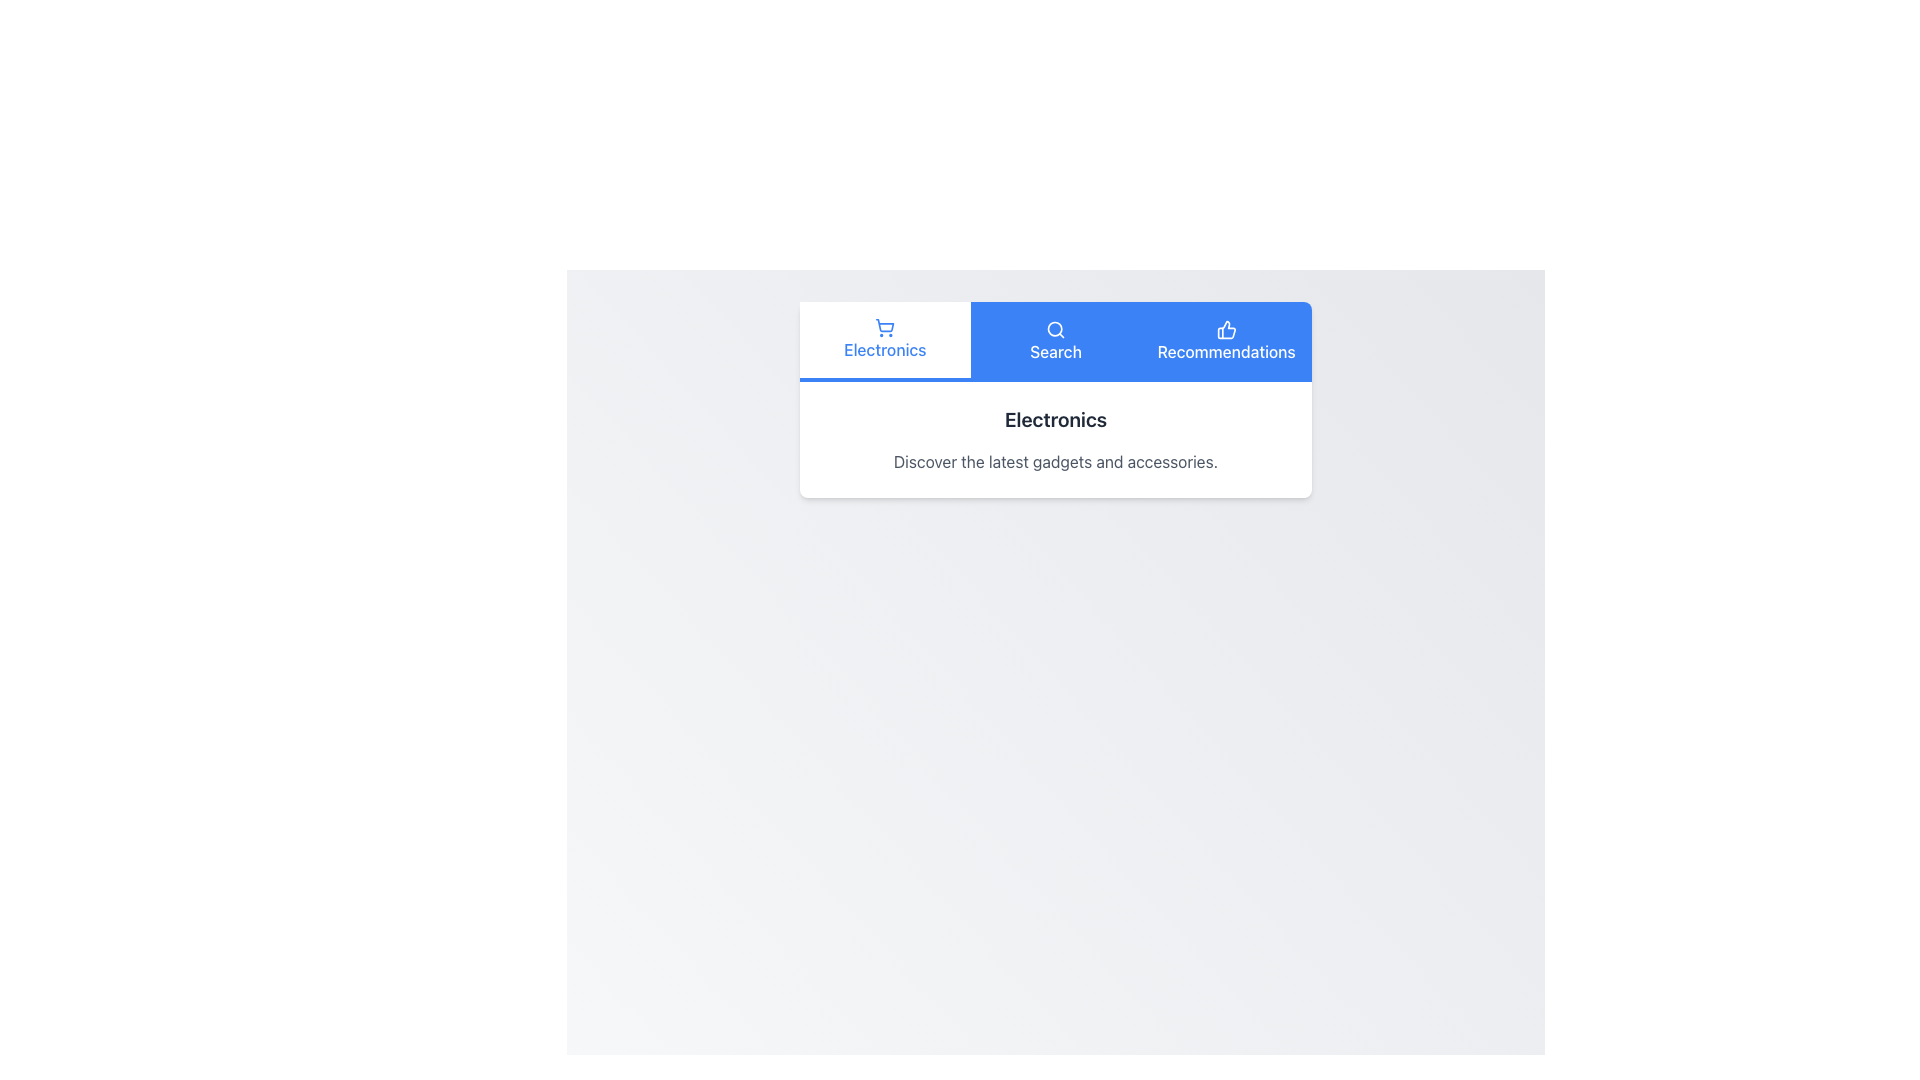 The image size is (1920, 1080). What do you see at coordinates (1055, 341) in the screenshot?
I see `the button located between 'Electronics' and 'Recommendations' in the navigation bar` at bounding box center [1055, 341].